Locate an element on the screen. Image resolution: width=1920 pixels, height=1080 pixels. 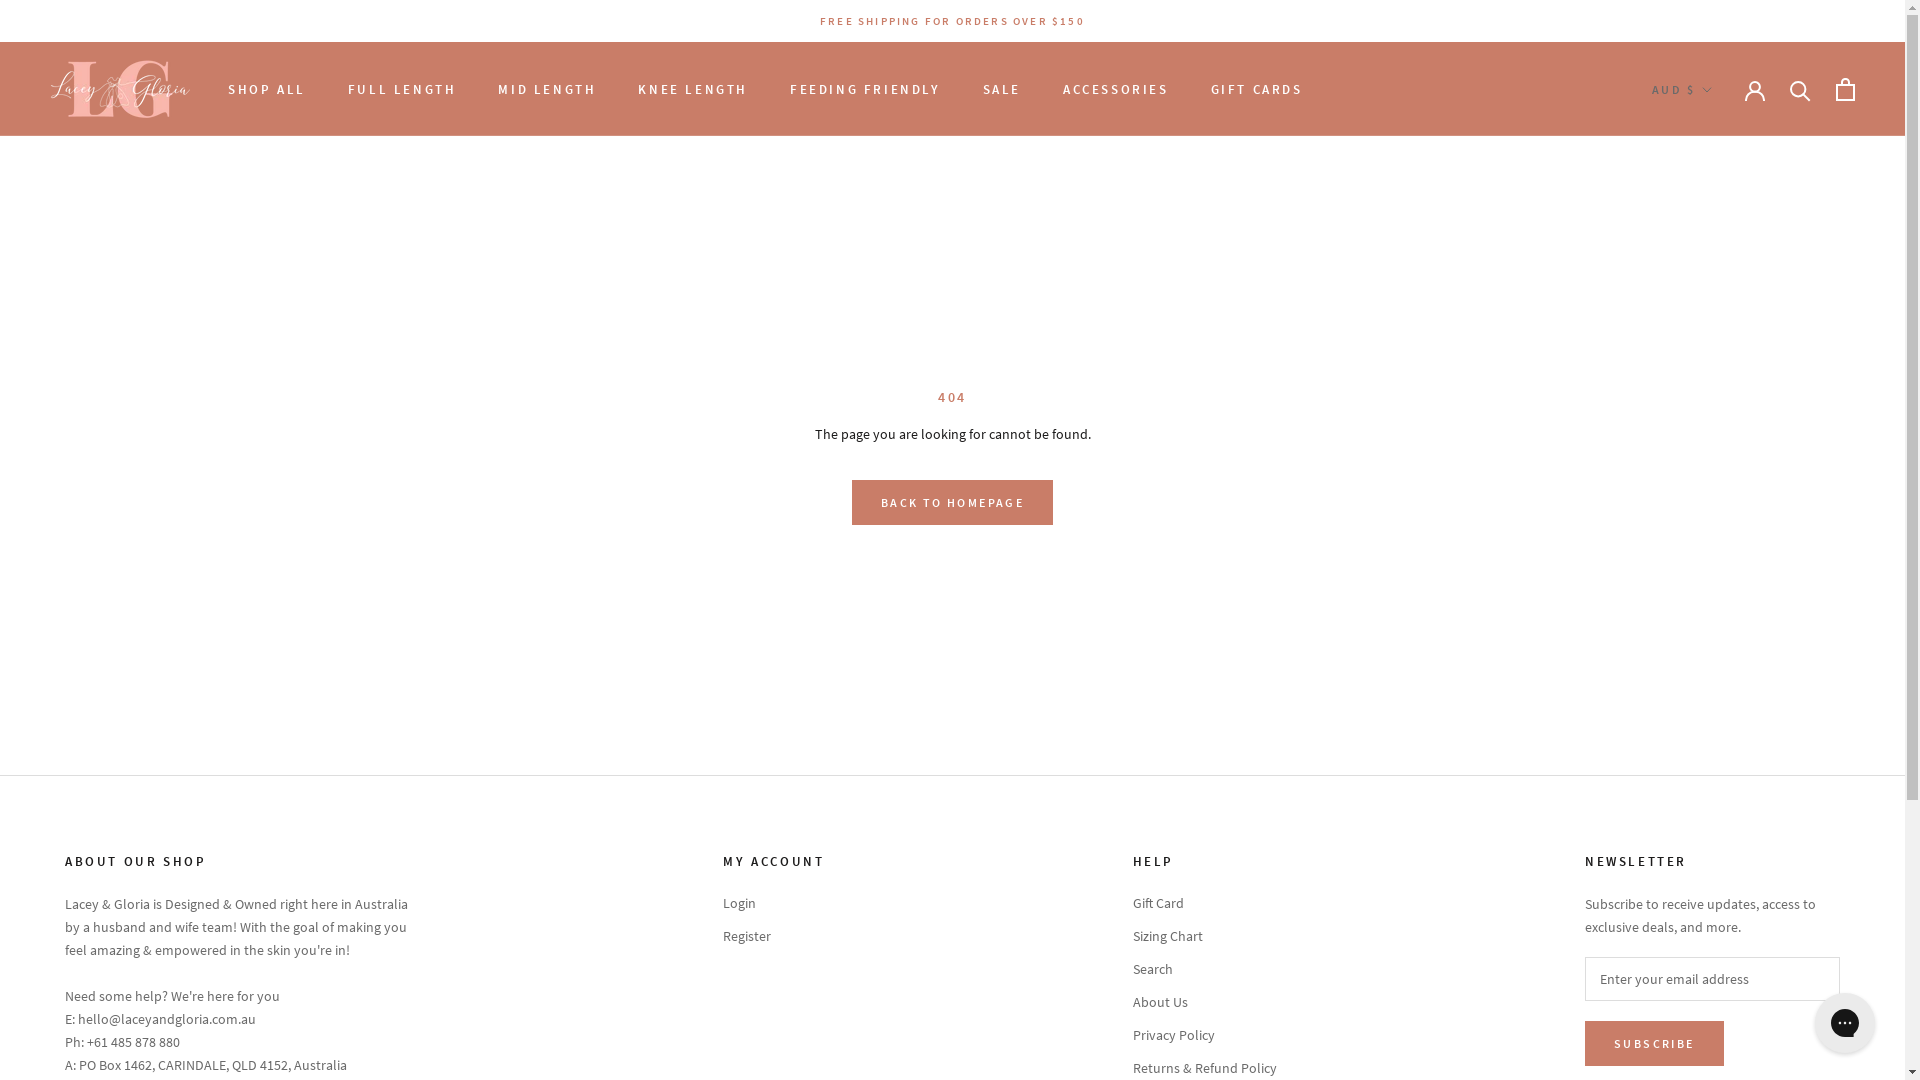
'Gift Card' is located at coordinates (1203, 903).